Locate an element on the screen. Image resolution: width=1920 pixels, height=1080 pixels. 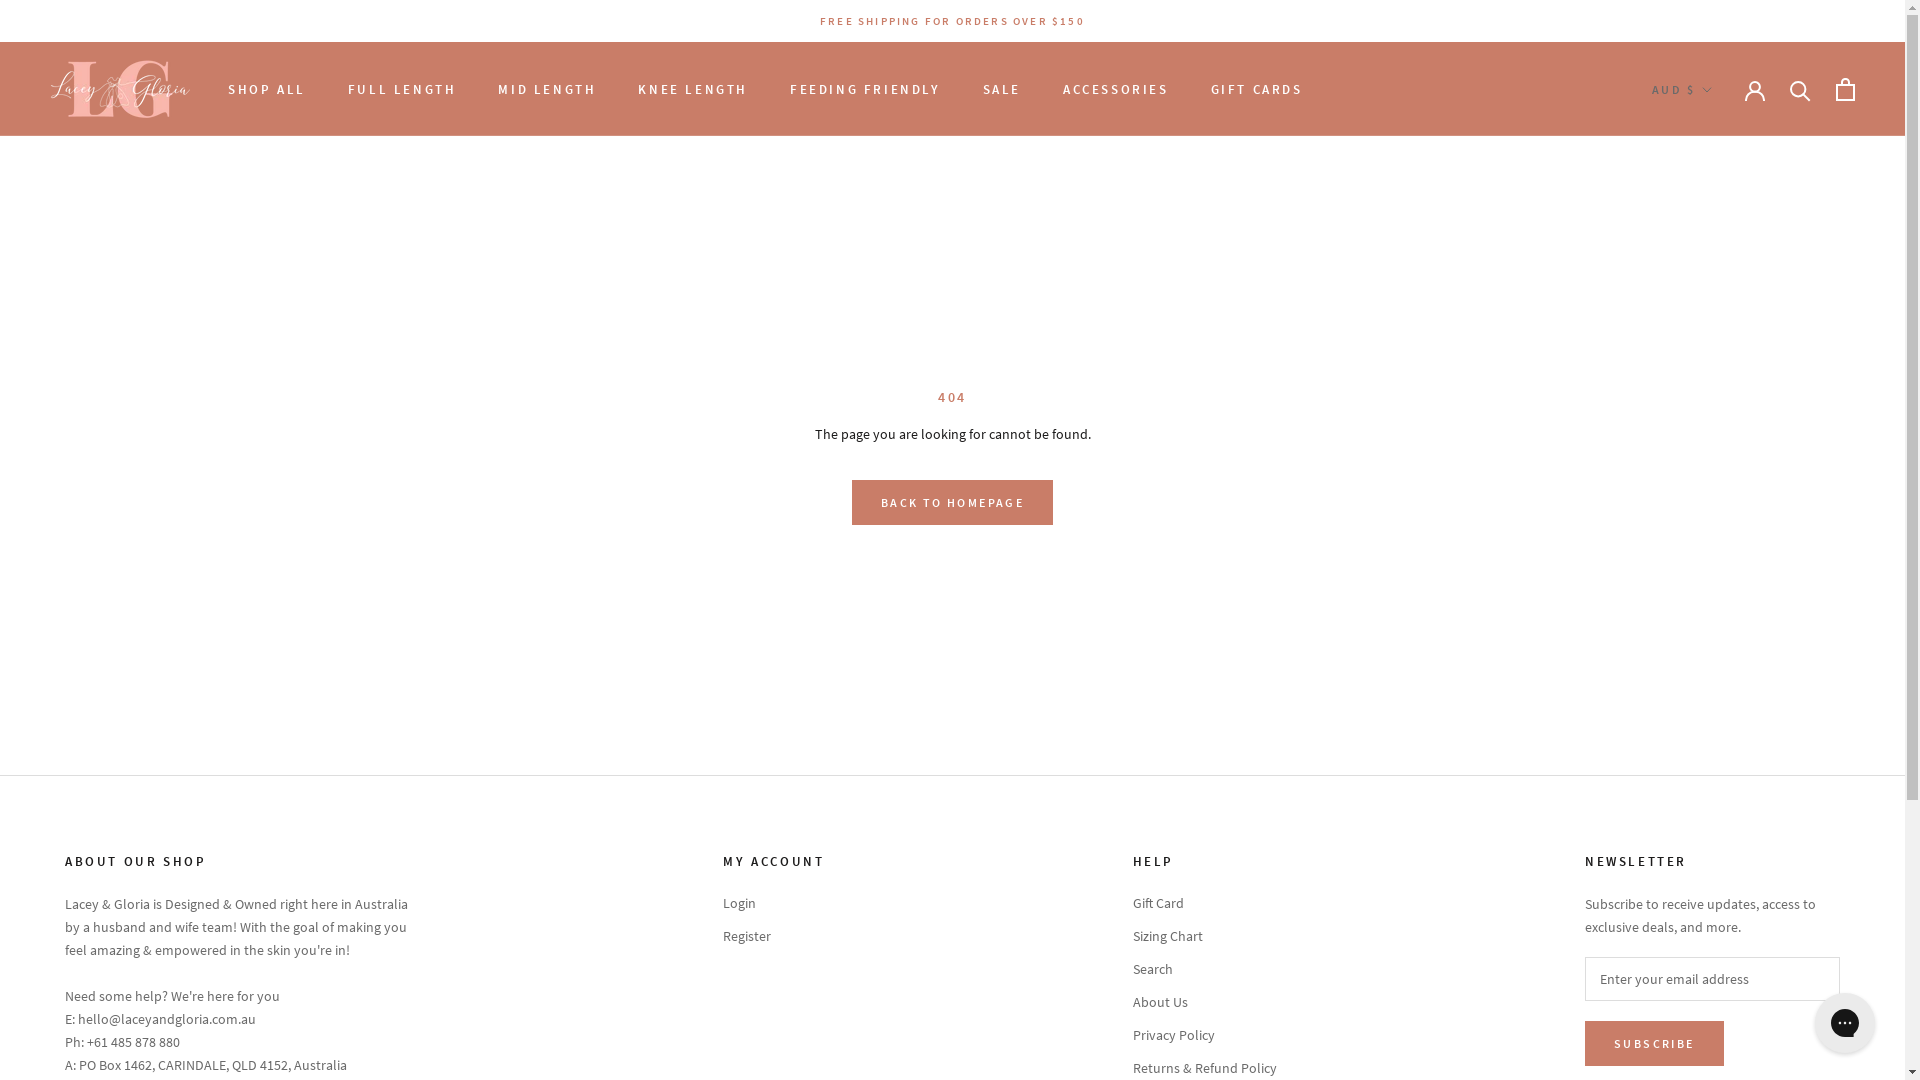
'Gift Card' is located at coordinates (1203, 903).